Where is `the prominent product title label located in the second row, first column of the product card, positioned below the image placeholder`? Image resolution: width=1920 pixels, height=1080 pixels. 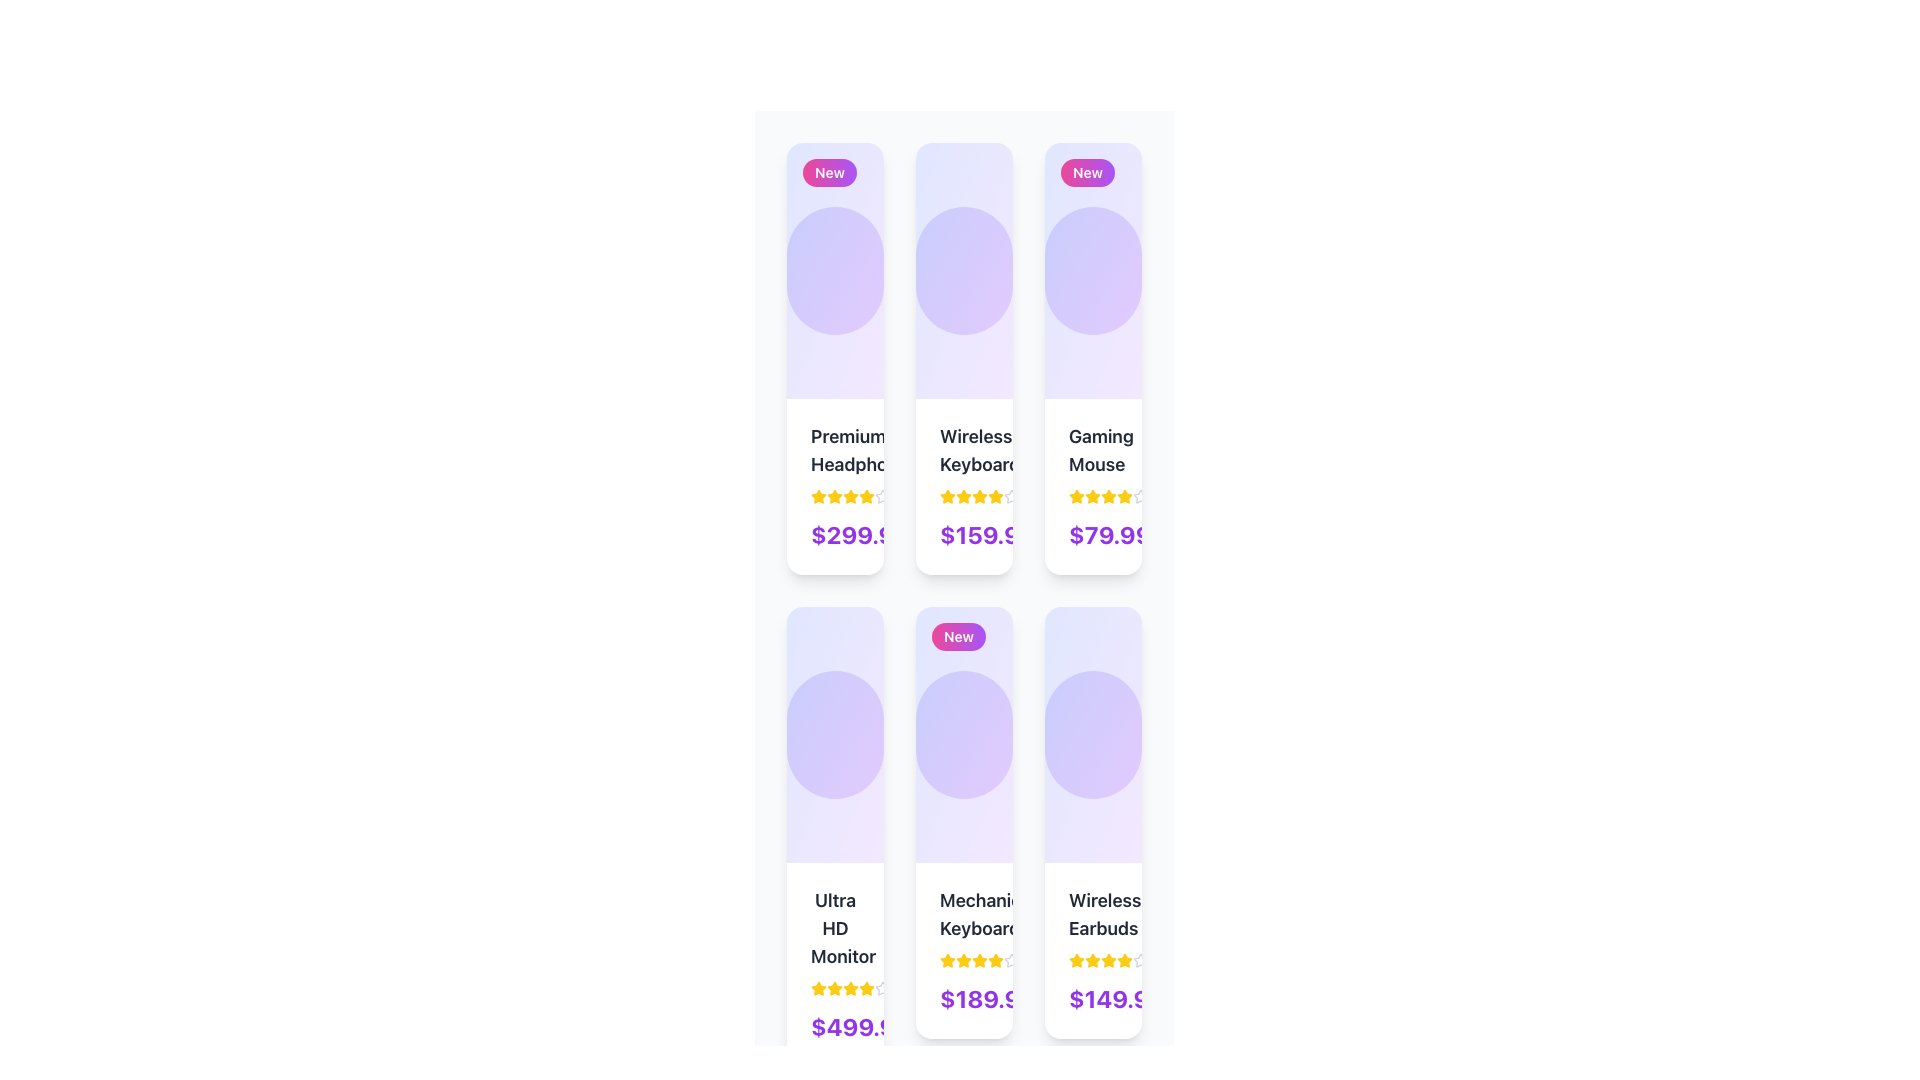 the prominent product title label located in the second row, first column of the product card, positioned below the image placeholder is located at coordinates (835, 929).